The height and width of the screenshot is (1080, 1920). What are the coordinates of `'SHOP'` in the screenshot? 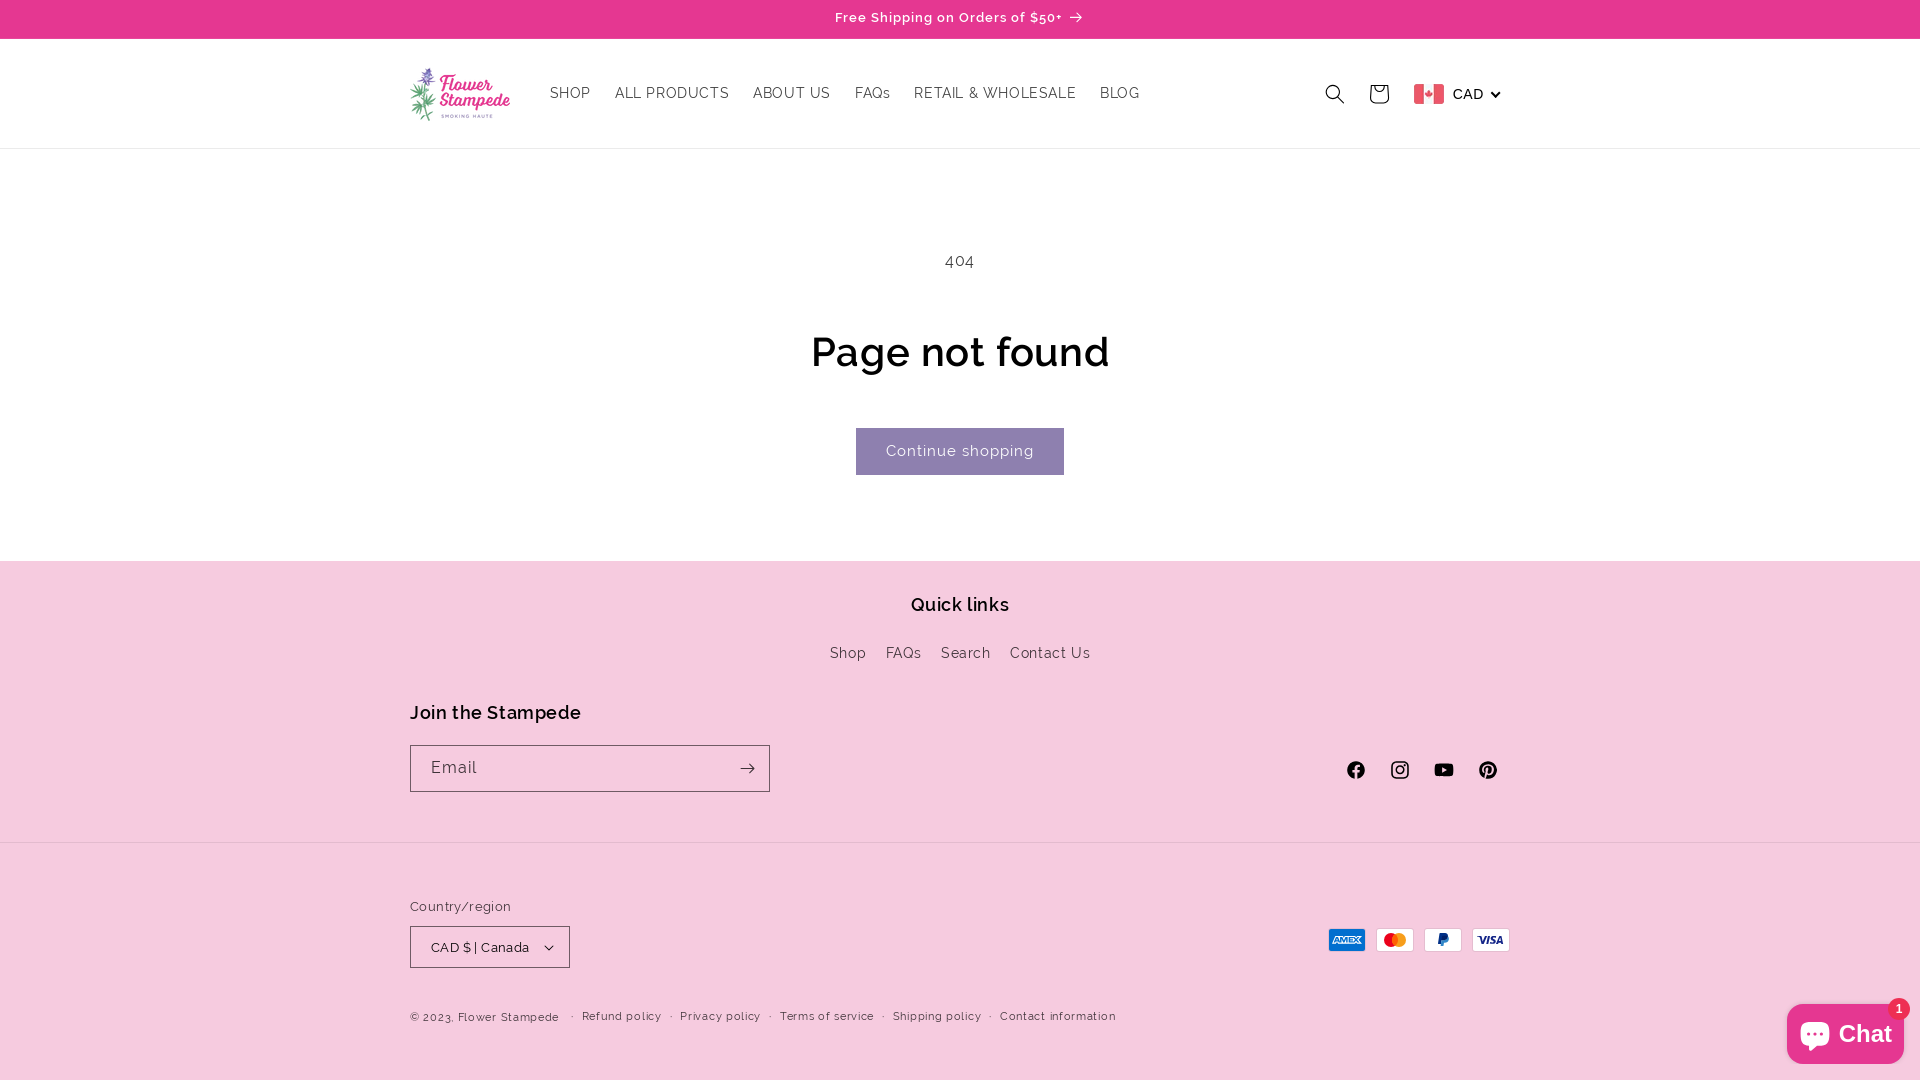 It's located at (569, 92).